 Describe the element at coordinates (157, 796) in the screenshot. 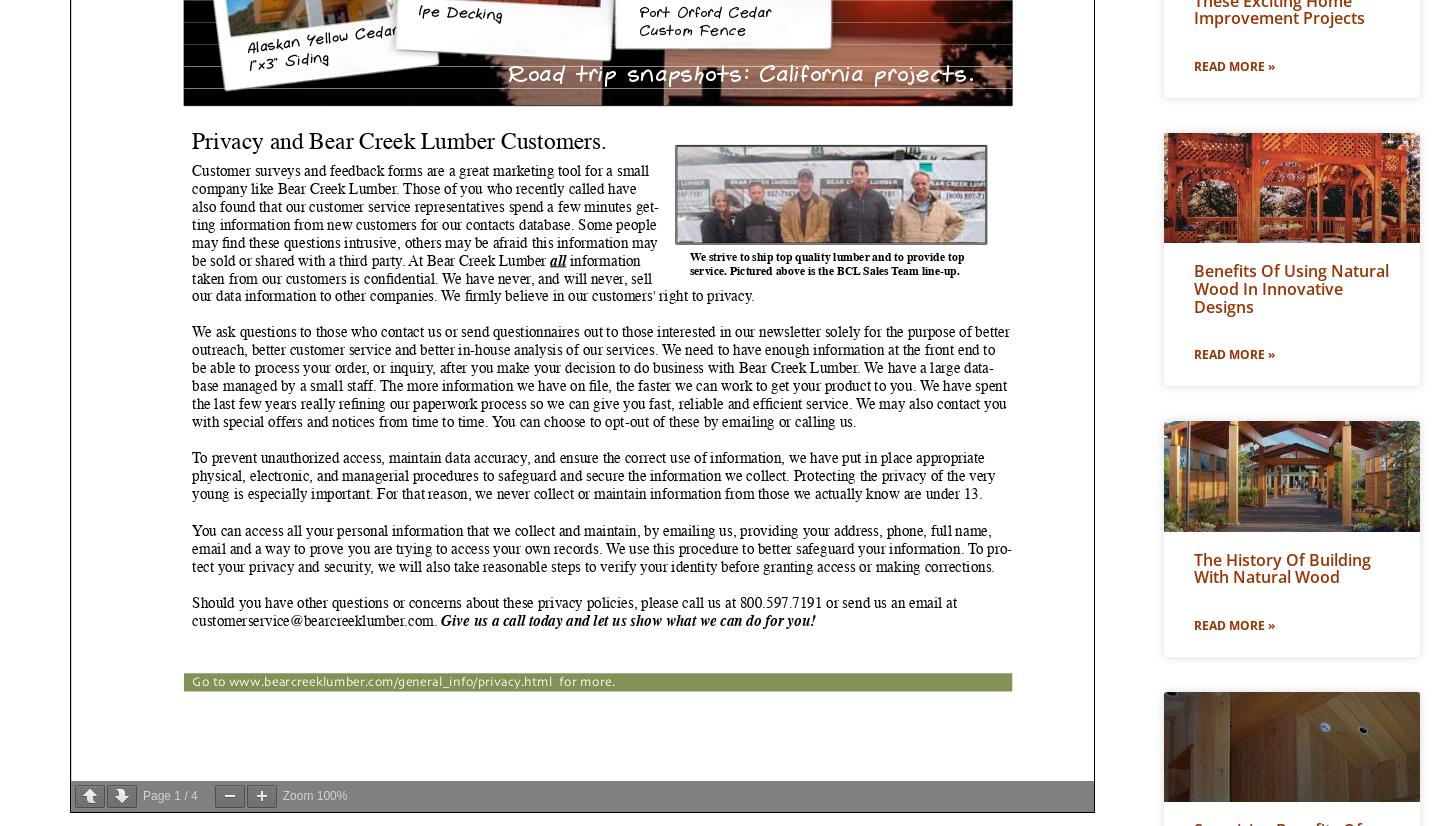

I see `'Page'` at that location.